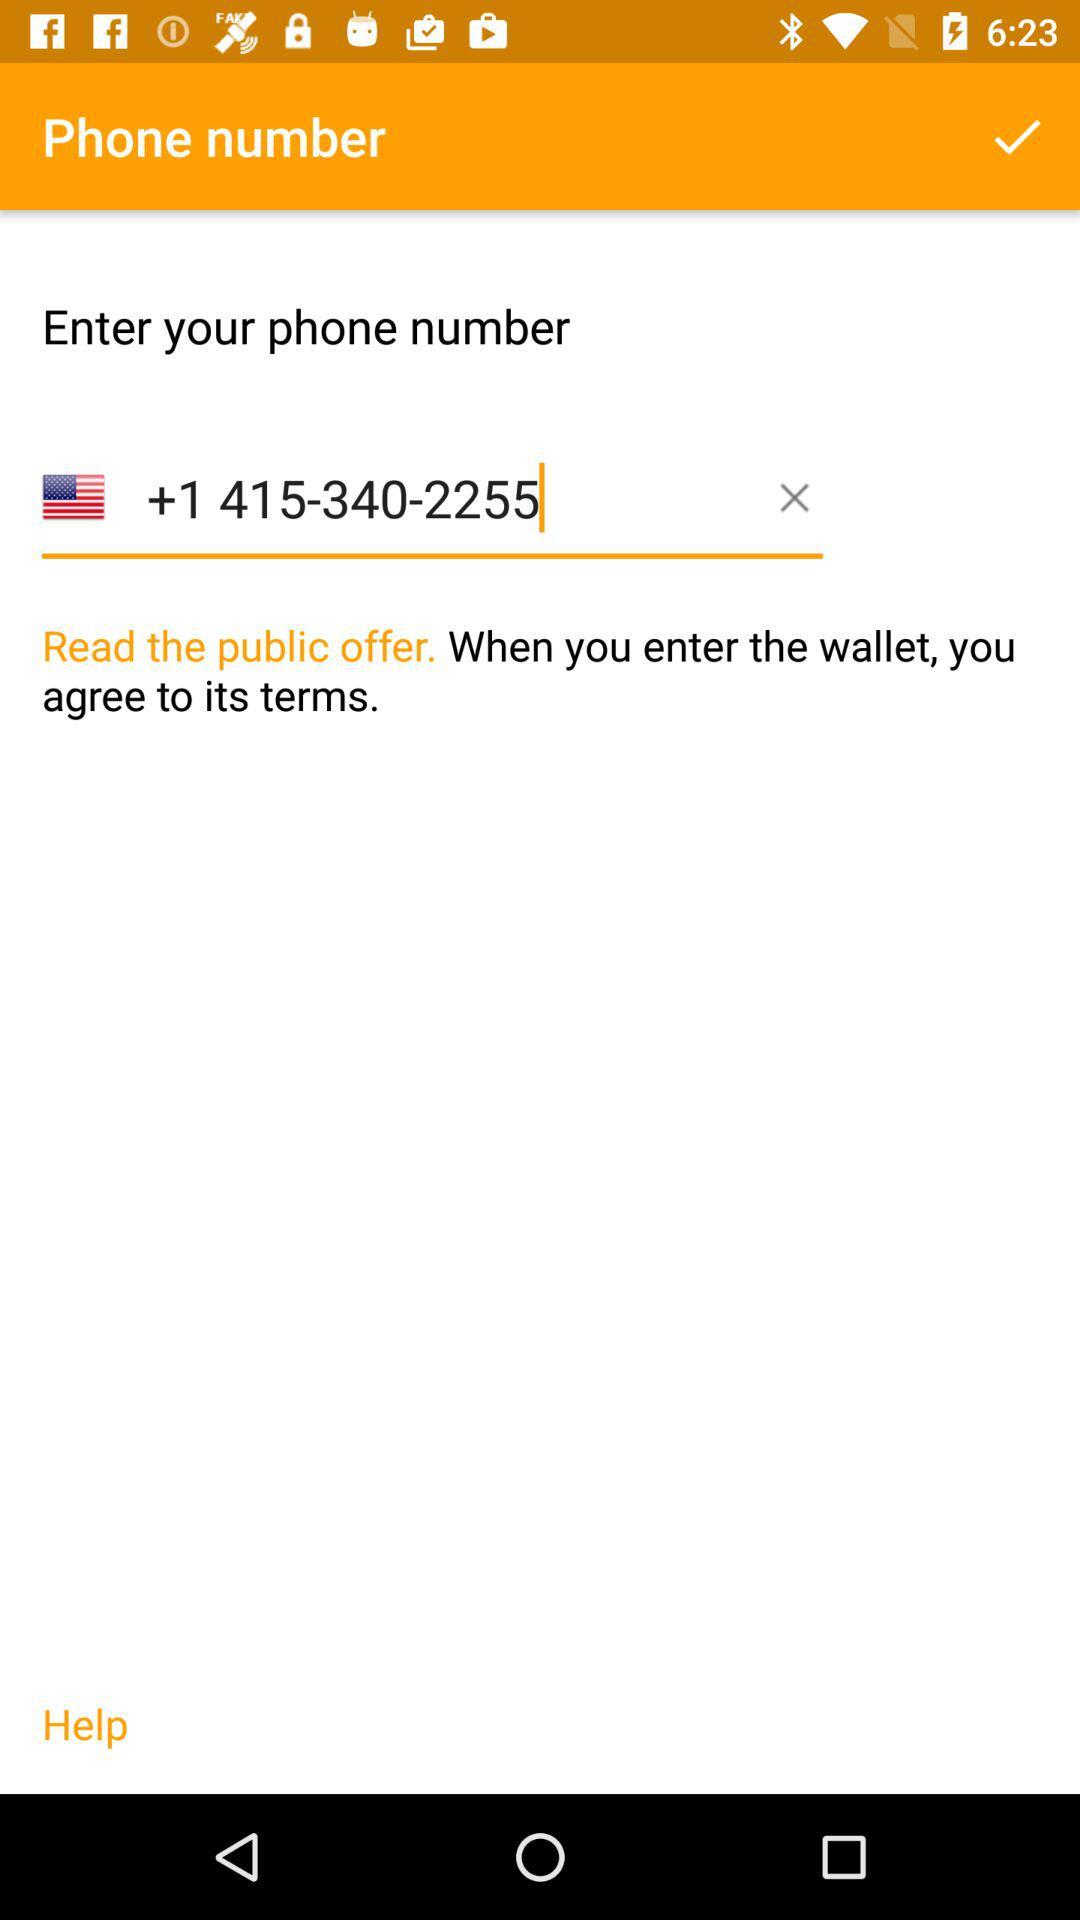 The image size is (1080, 1920). Describe the element at coordinates (1017, 135) in the screenshot. I see `the item at the top right corner` at that location.